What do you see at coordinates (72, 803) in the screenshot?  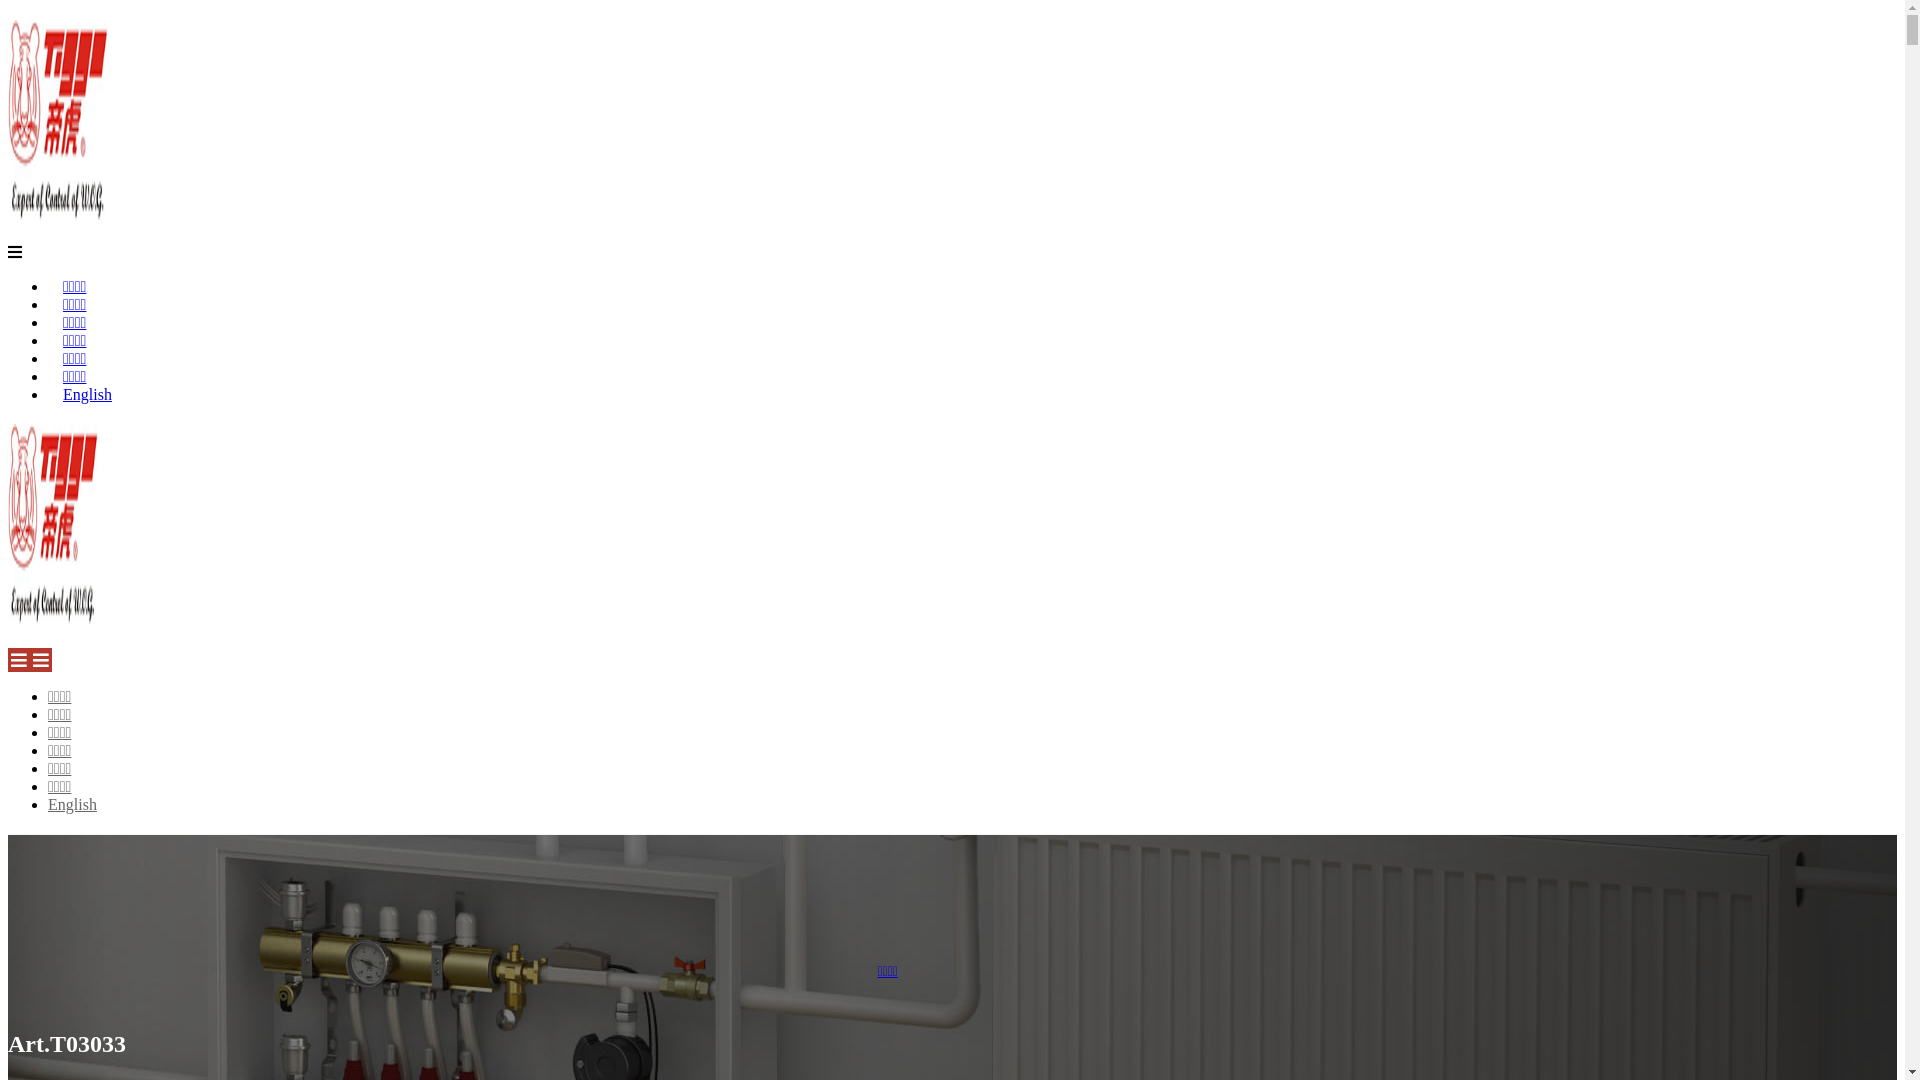 I see `'English'` at bounding box center [72, 803].